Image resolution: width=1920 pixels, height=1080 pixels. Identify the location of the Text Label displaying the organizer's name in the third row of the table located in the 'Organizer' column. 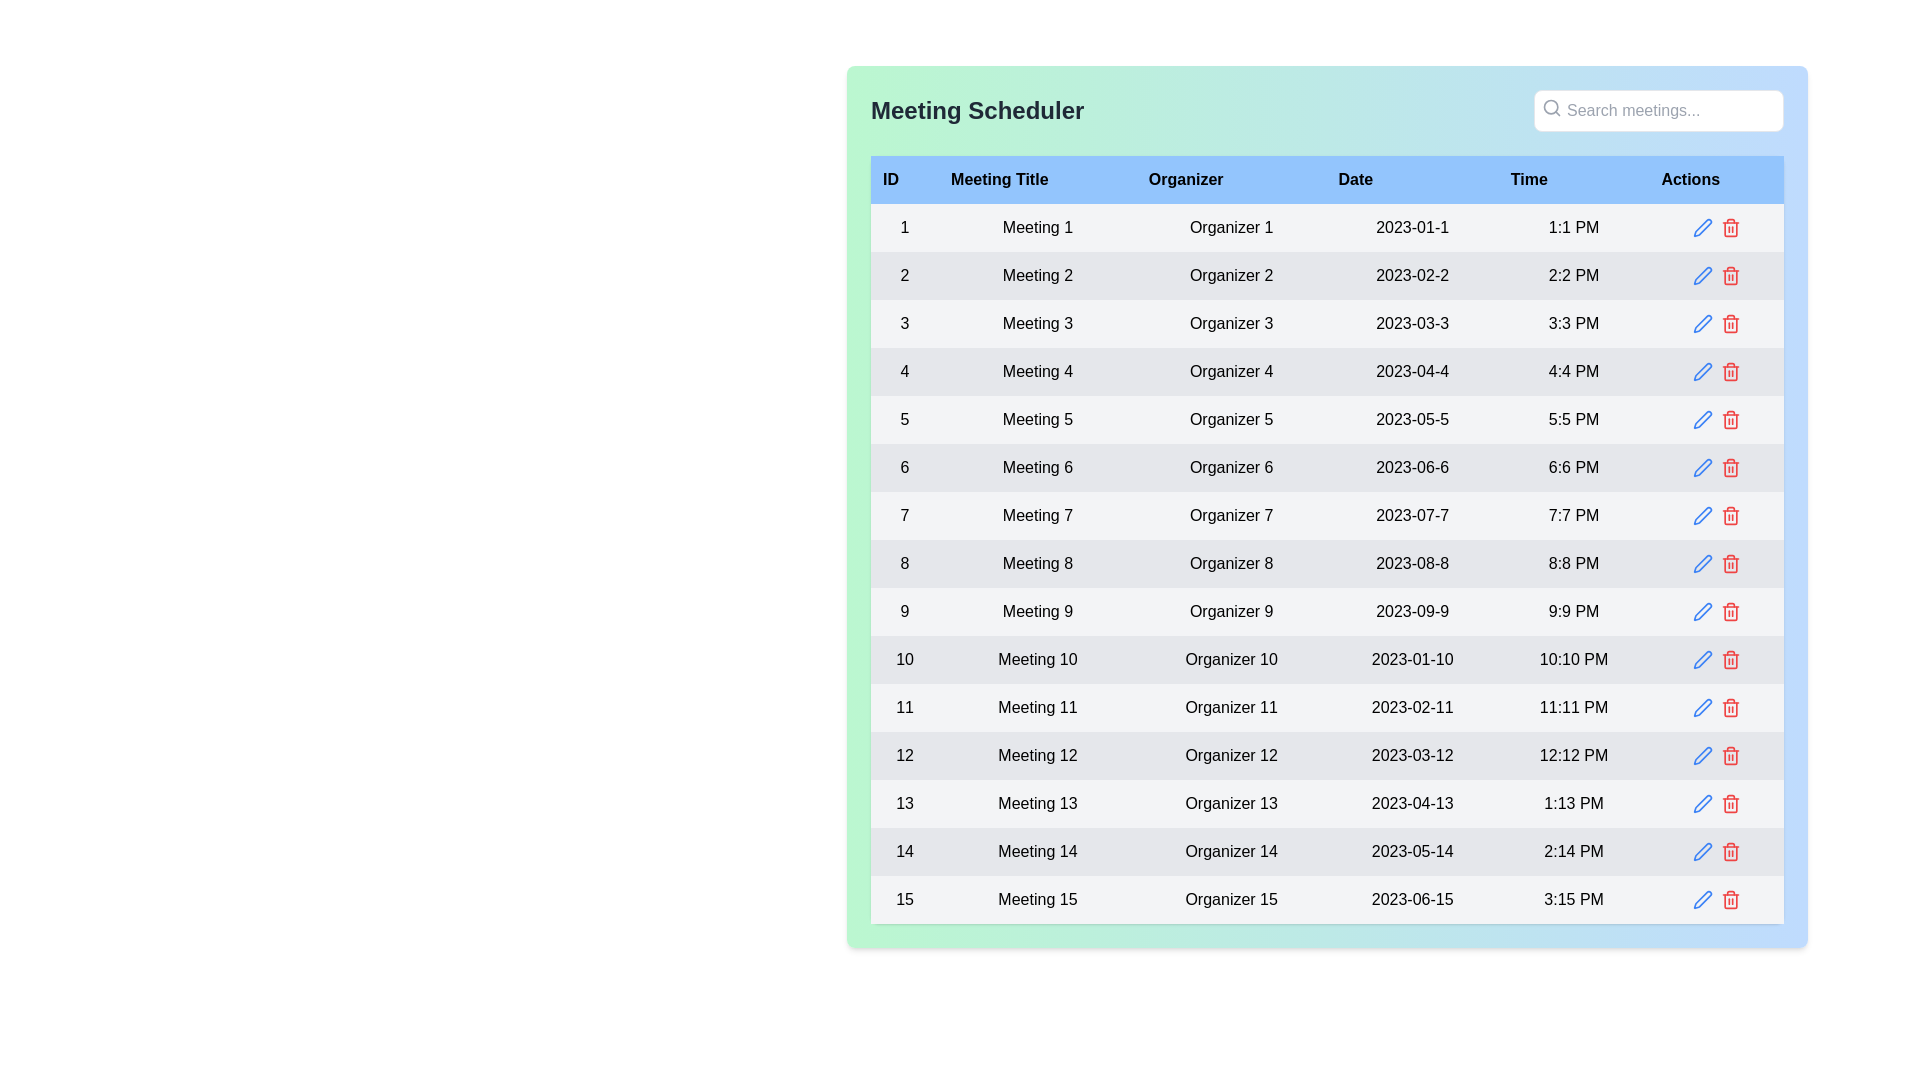
(1230, 323).